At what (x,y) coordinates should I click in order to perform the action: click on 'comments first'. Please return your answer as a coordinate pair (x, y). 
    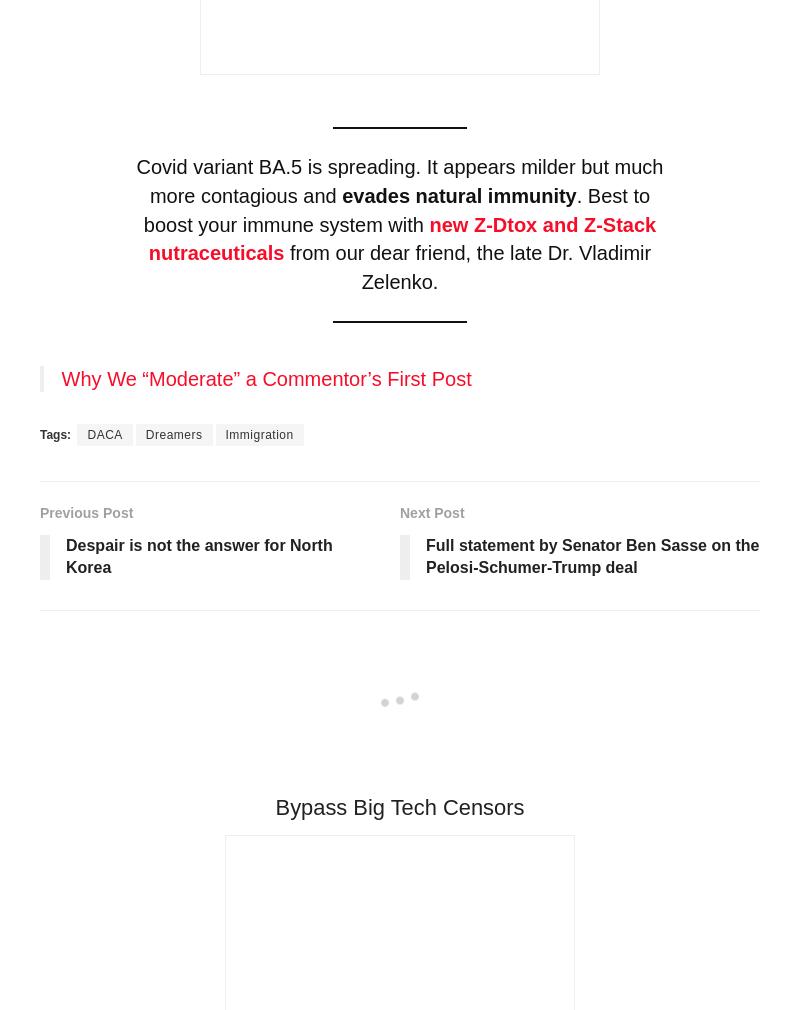
    Looking at the image, I should click on (639, 700).